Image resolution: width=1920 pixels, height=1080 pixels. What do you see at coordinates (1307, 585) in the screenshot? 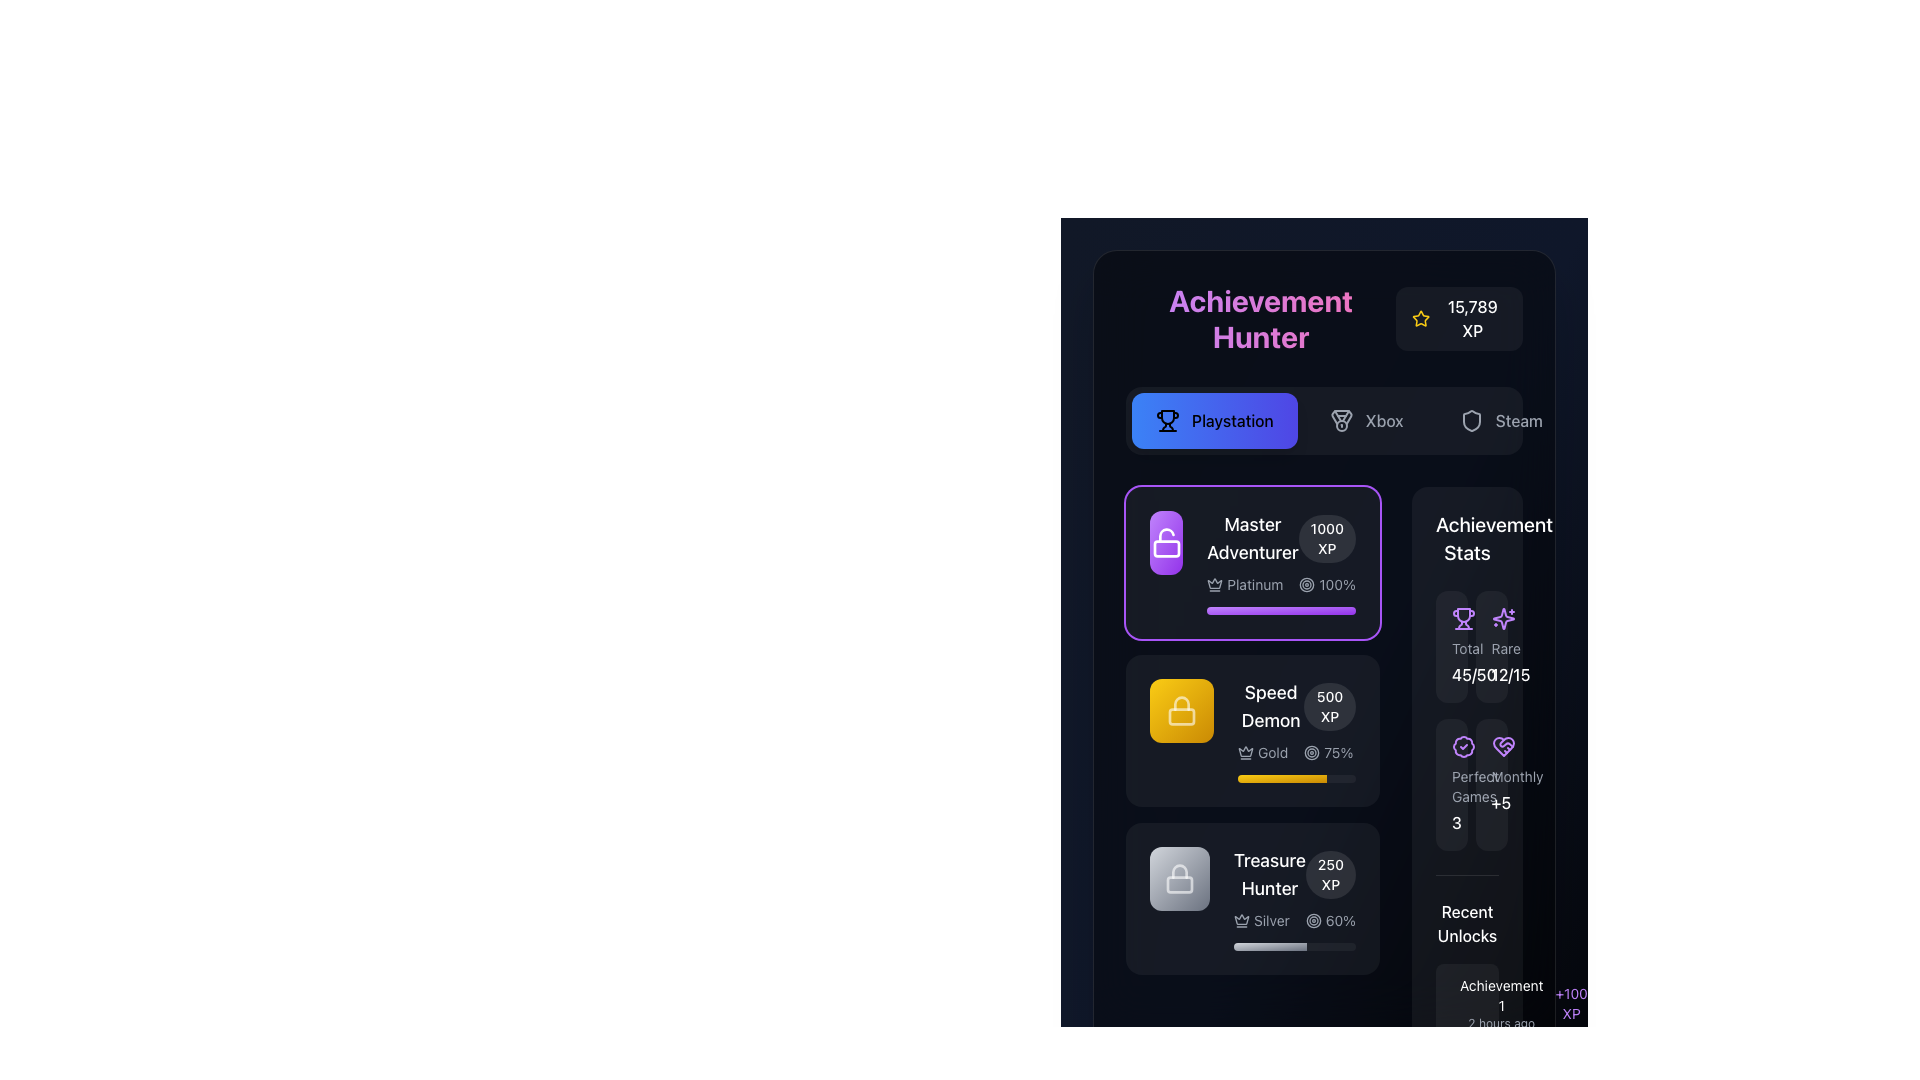
I see `the circular icon with three concentric circles, styled with thin strokes against a dark background, located to the left of the text '100%'` at bounding box center [1307, 585].